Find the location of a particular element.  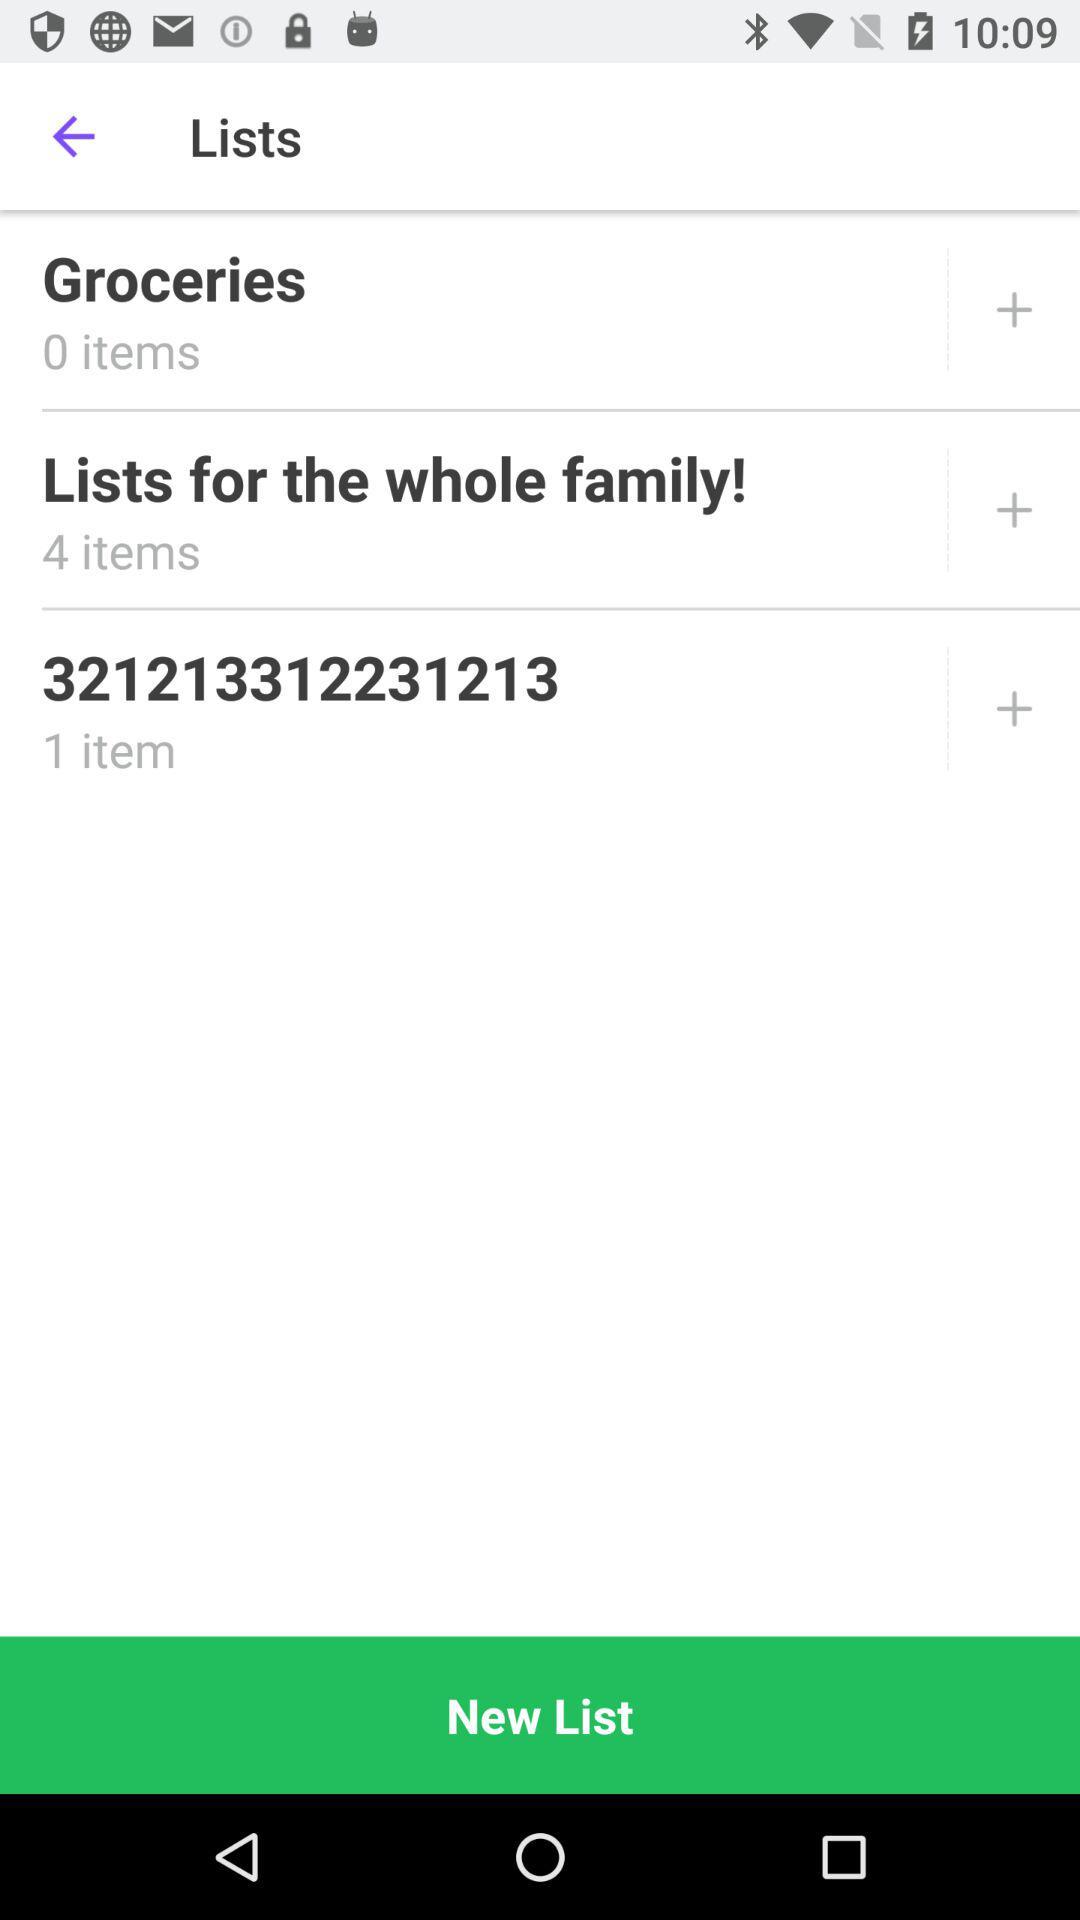

item to the left of the lists icon is located at coordinates (72, 135).